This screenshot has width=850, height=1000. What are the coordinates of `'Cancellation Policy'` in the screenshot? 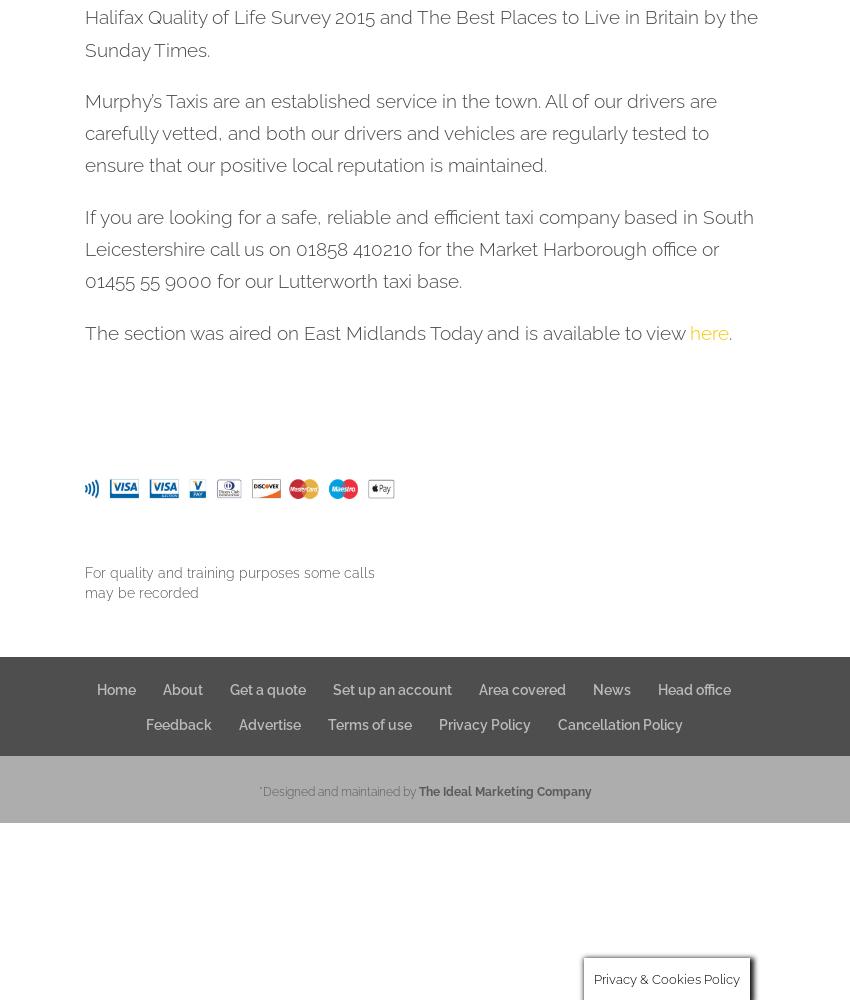 It's located at (618, 723).